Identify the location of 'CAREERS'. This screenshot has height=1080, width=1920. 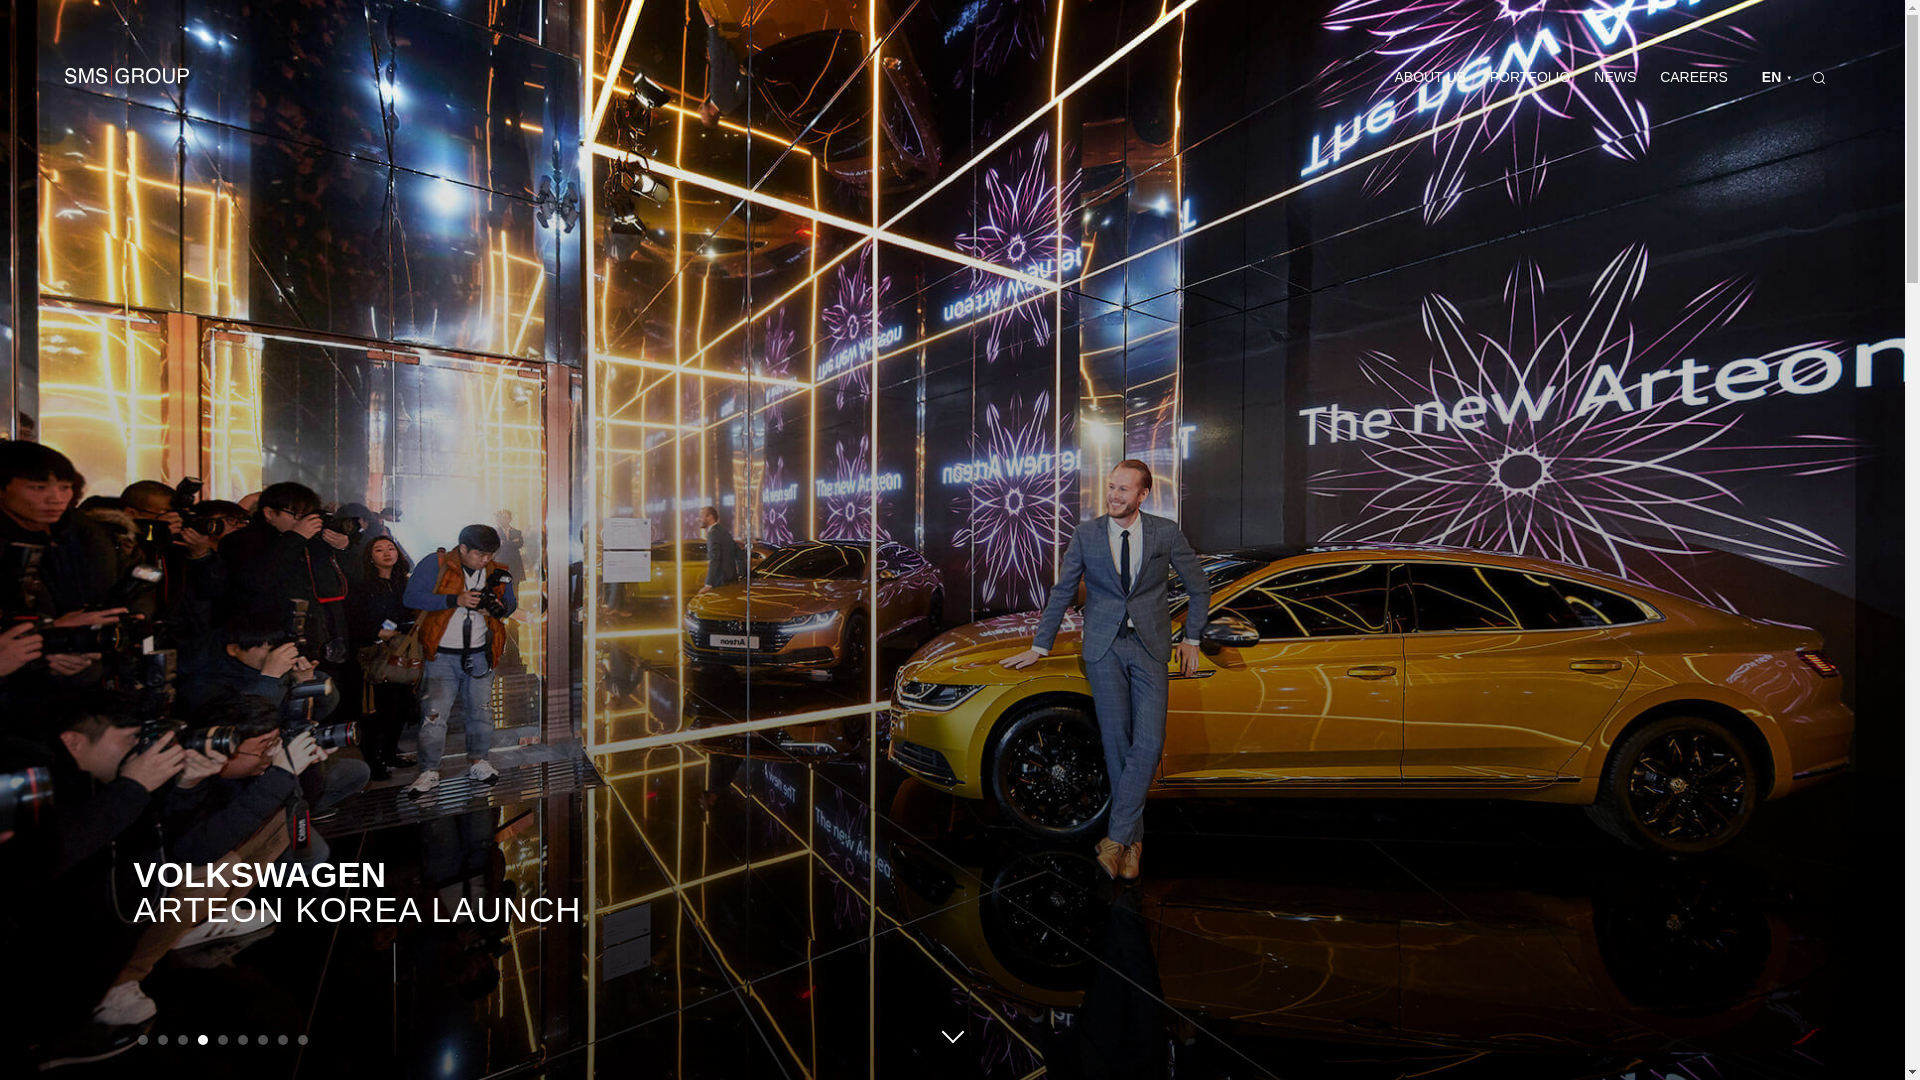
(1693, 76).